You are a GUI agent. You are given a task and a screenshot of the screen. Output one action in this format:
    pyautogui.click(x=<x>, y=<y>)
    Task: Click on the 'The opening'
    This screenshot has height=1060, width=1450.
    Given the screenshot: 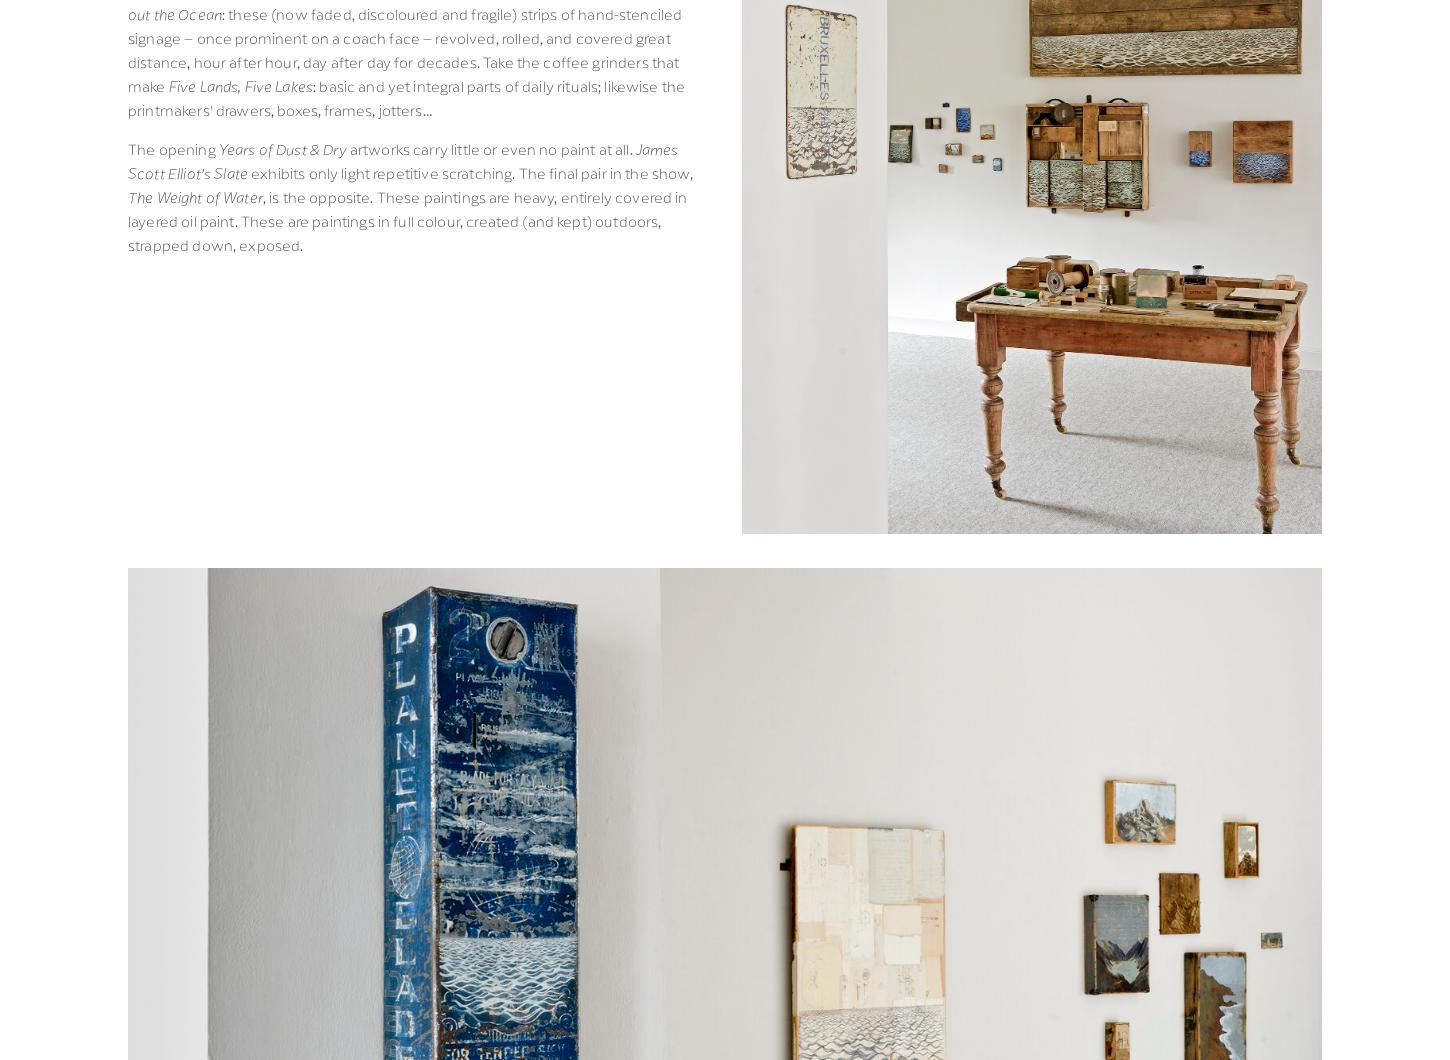 What is the action you would take?
    pyautogui.click(x=171, y=146)
    